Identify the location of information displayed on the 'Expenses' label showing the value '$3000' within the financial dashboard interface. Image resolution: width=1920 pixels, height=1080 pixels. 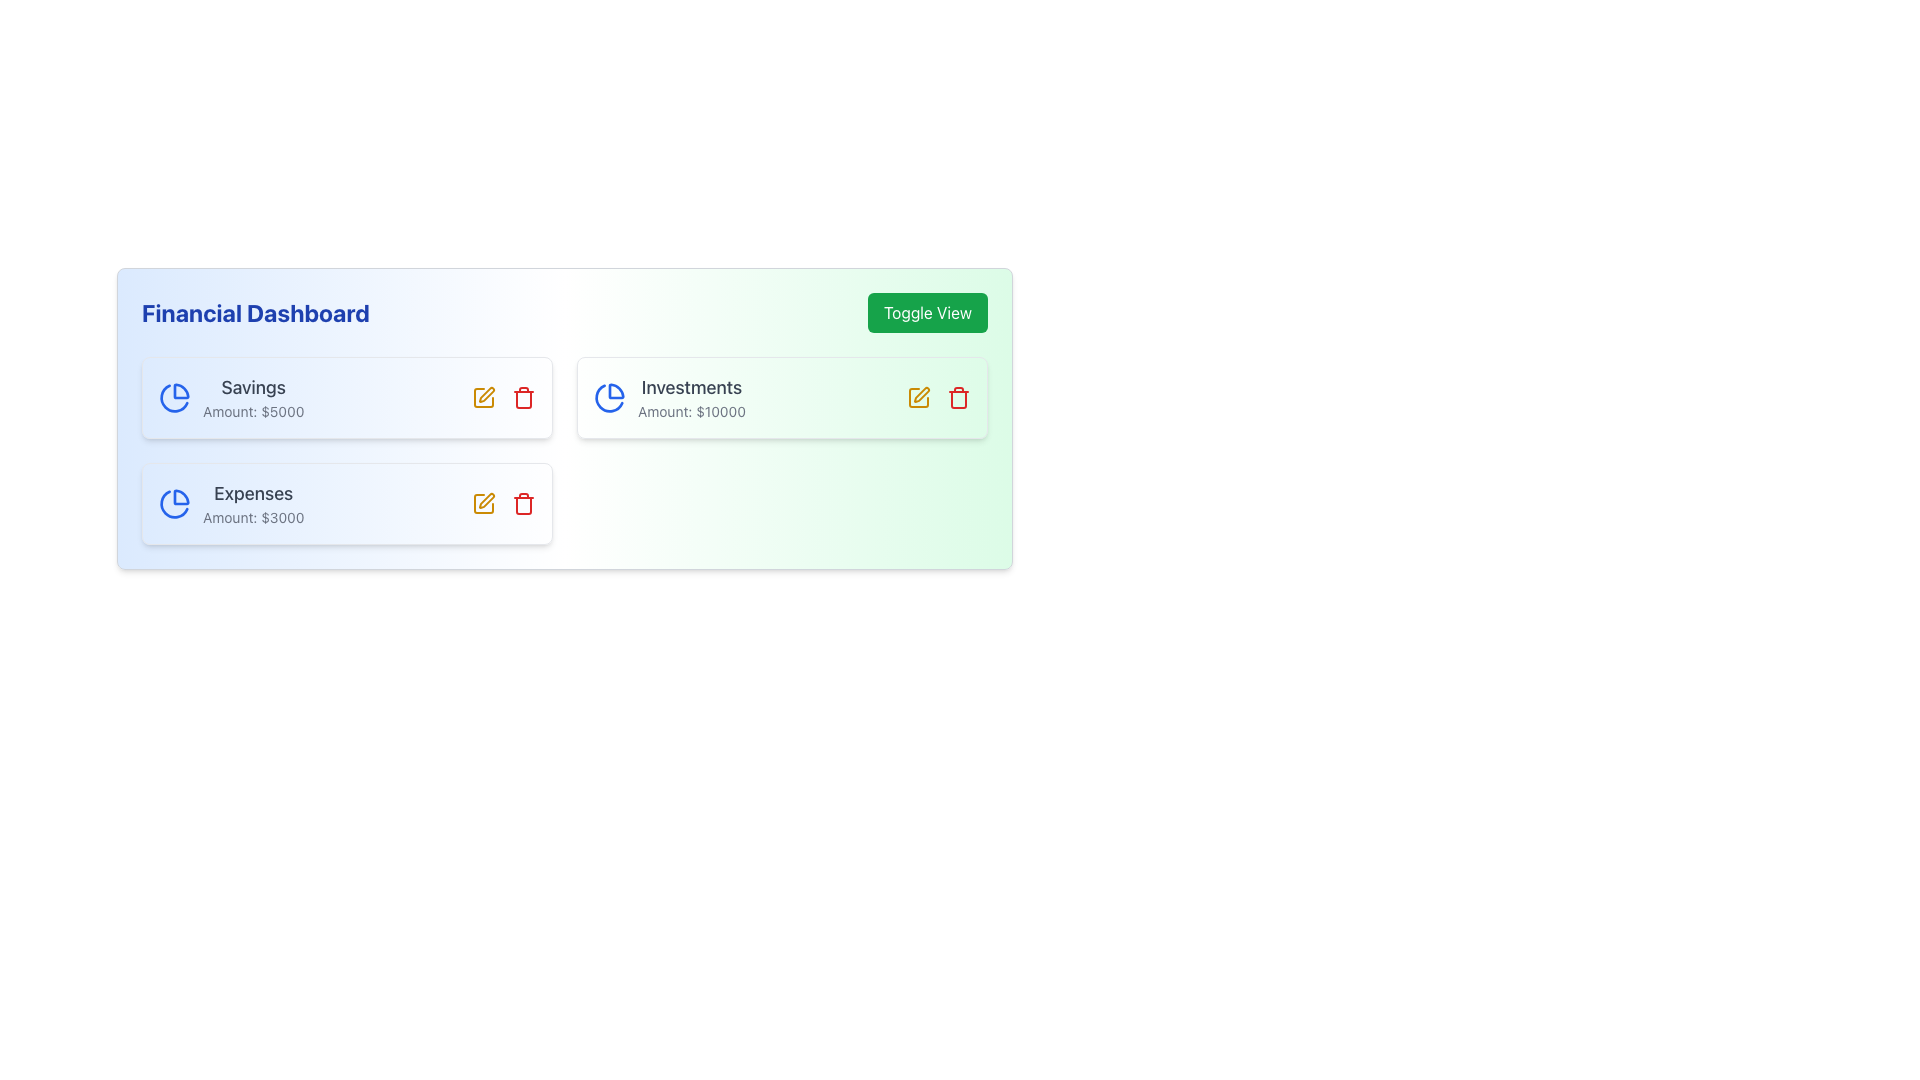
(231, 503).